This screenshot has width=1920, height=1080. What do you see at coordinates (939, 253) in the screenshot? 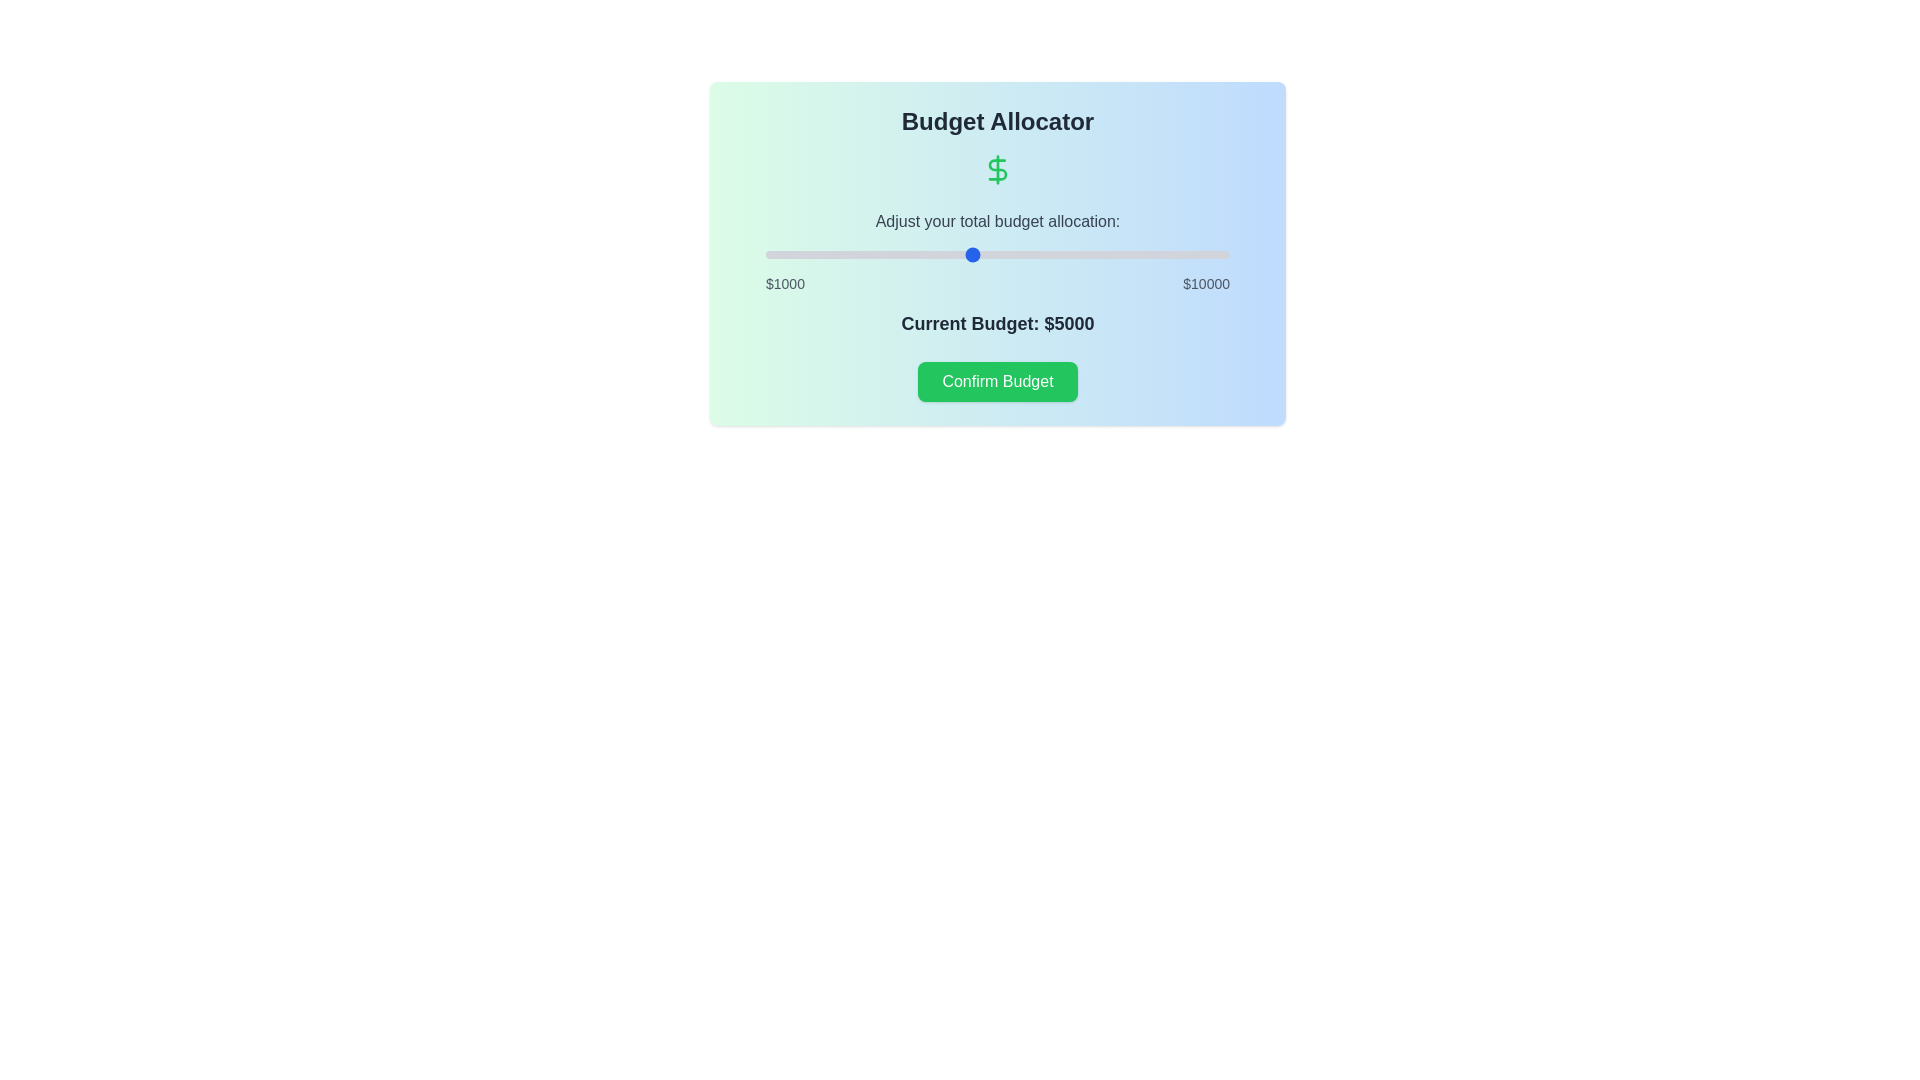
I see `the budget slider to set the budget to 4375 dollars` at bounding box center [939, 253].